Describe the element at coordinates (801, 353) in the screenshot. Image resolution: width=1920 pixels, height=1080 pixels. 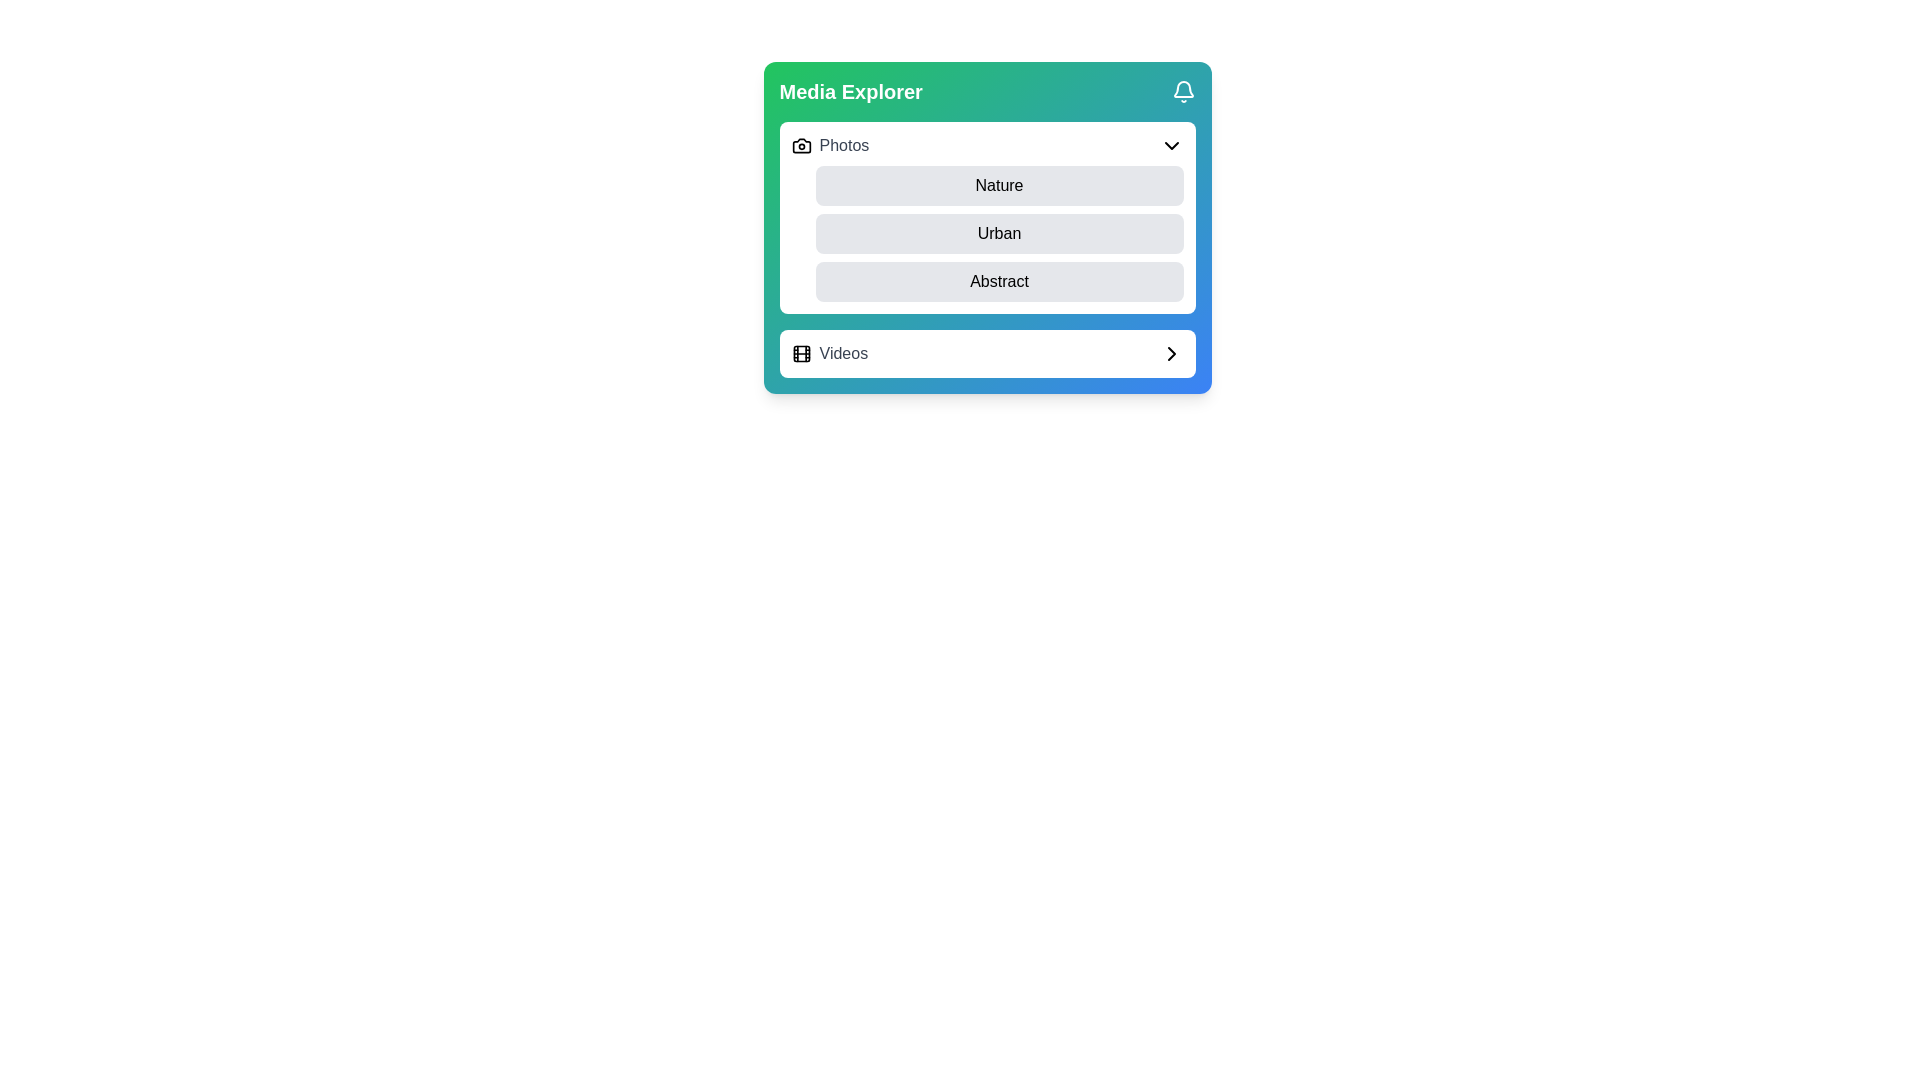
I see `the film strip icon located to the left of the 'Videos' label in the 'Media Explorer' interface` at that location.